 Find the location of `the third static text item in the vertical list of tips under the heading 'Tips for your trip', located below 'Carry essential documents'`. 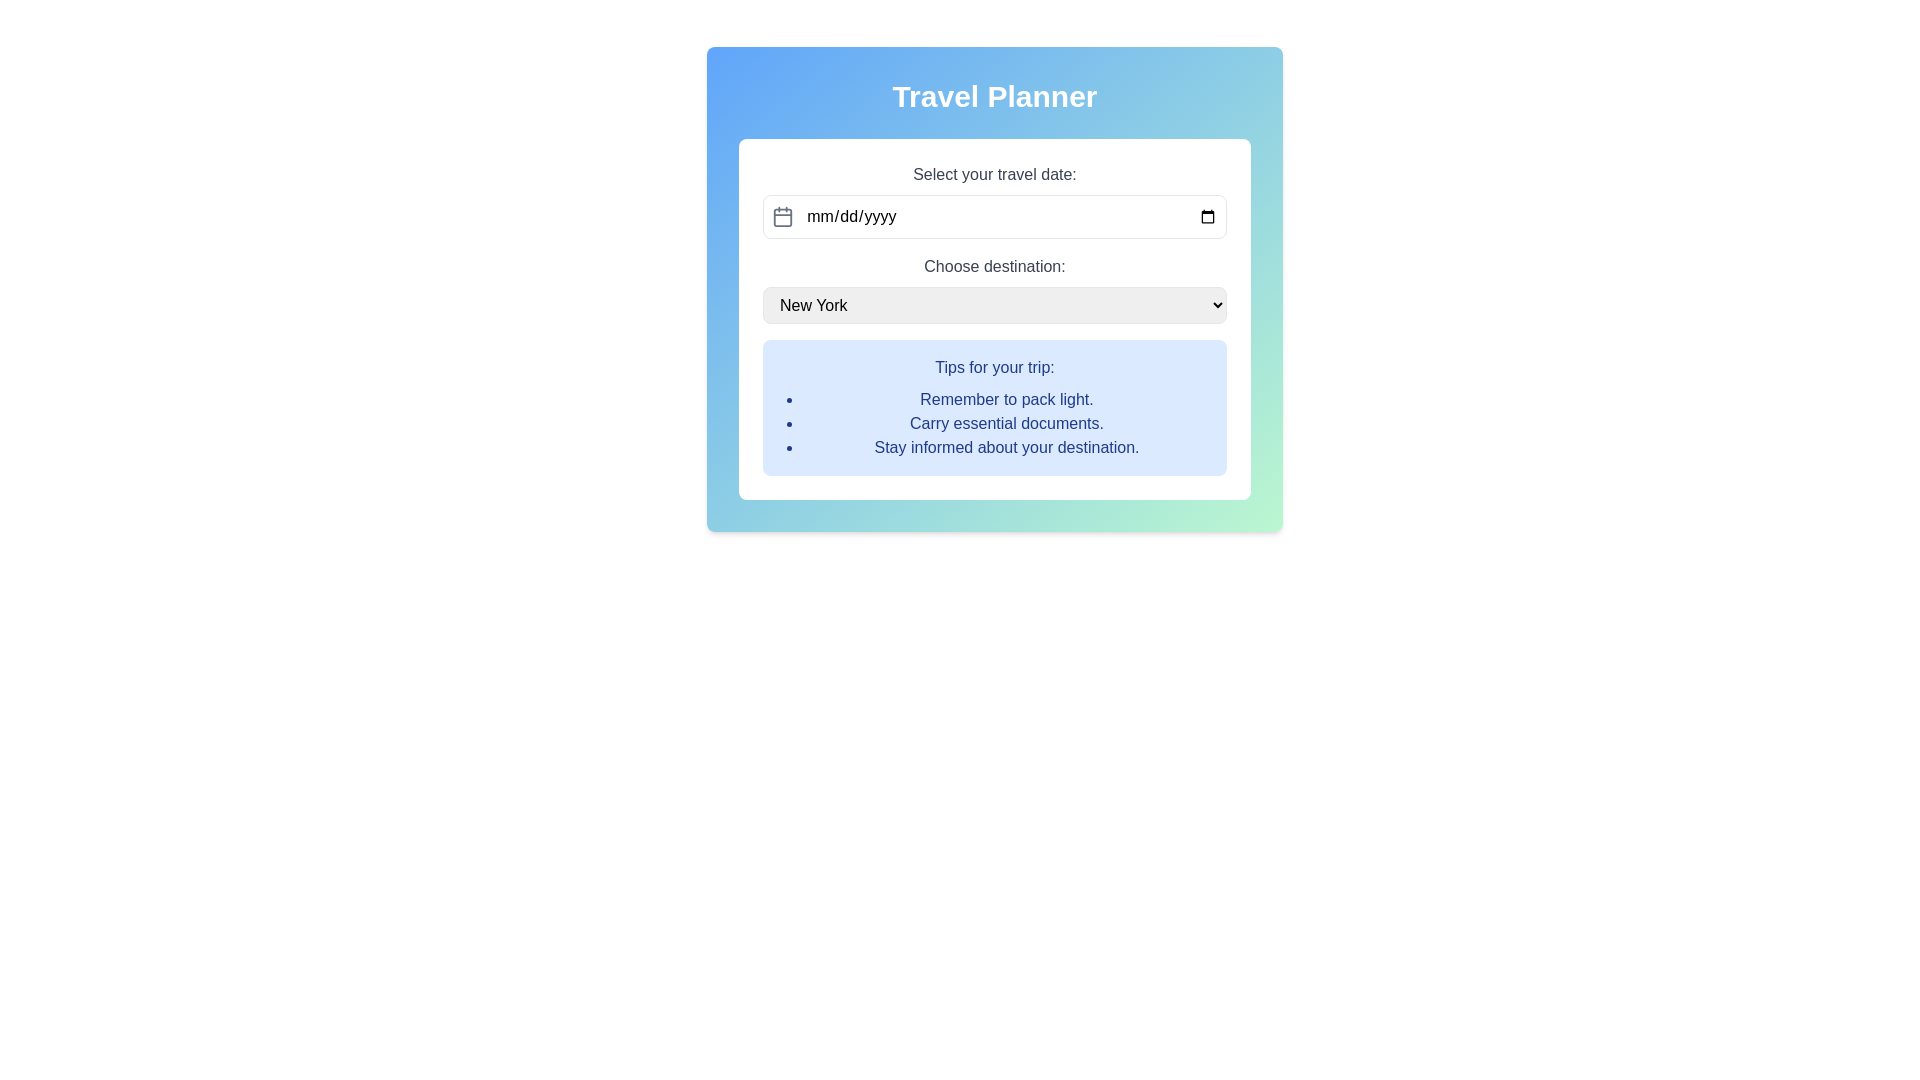

the third static text item in the vertical list of tips under the heading 'Tips for your trip', located below 'Carry essential documents' is located at coordinates (1007, 446).